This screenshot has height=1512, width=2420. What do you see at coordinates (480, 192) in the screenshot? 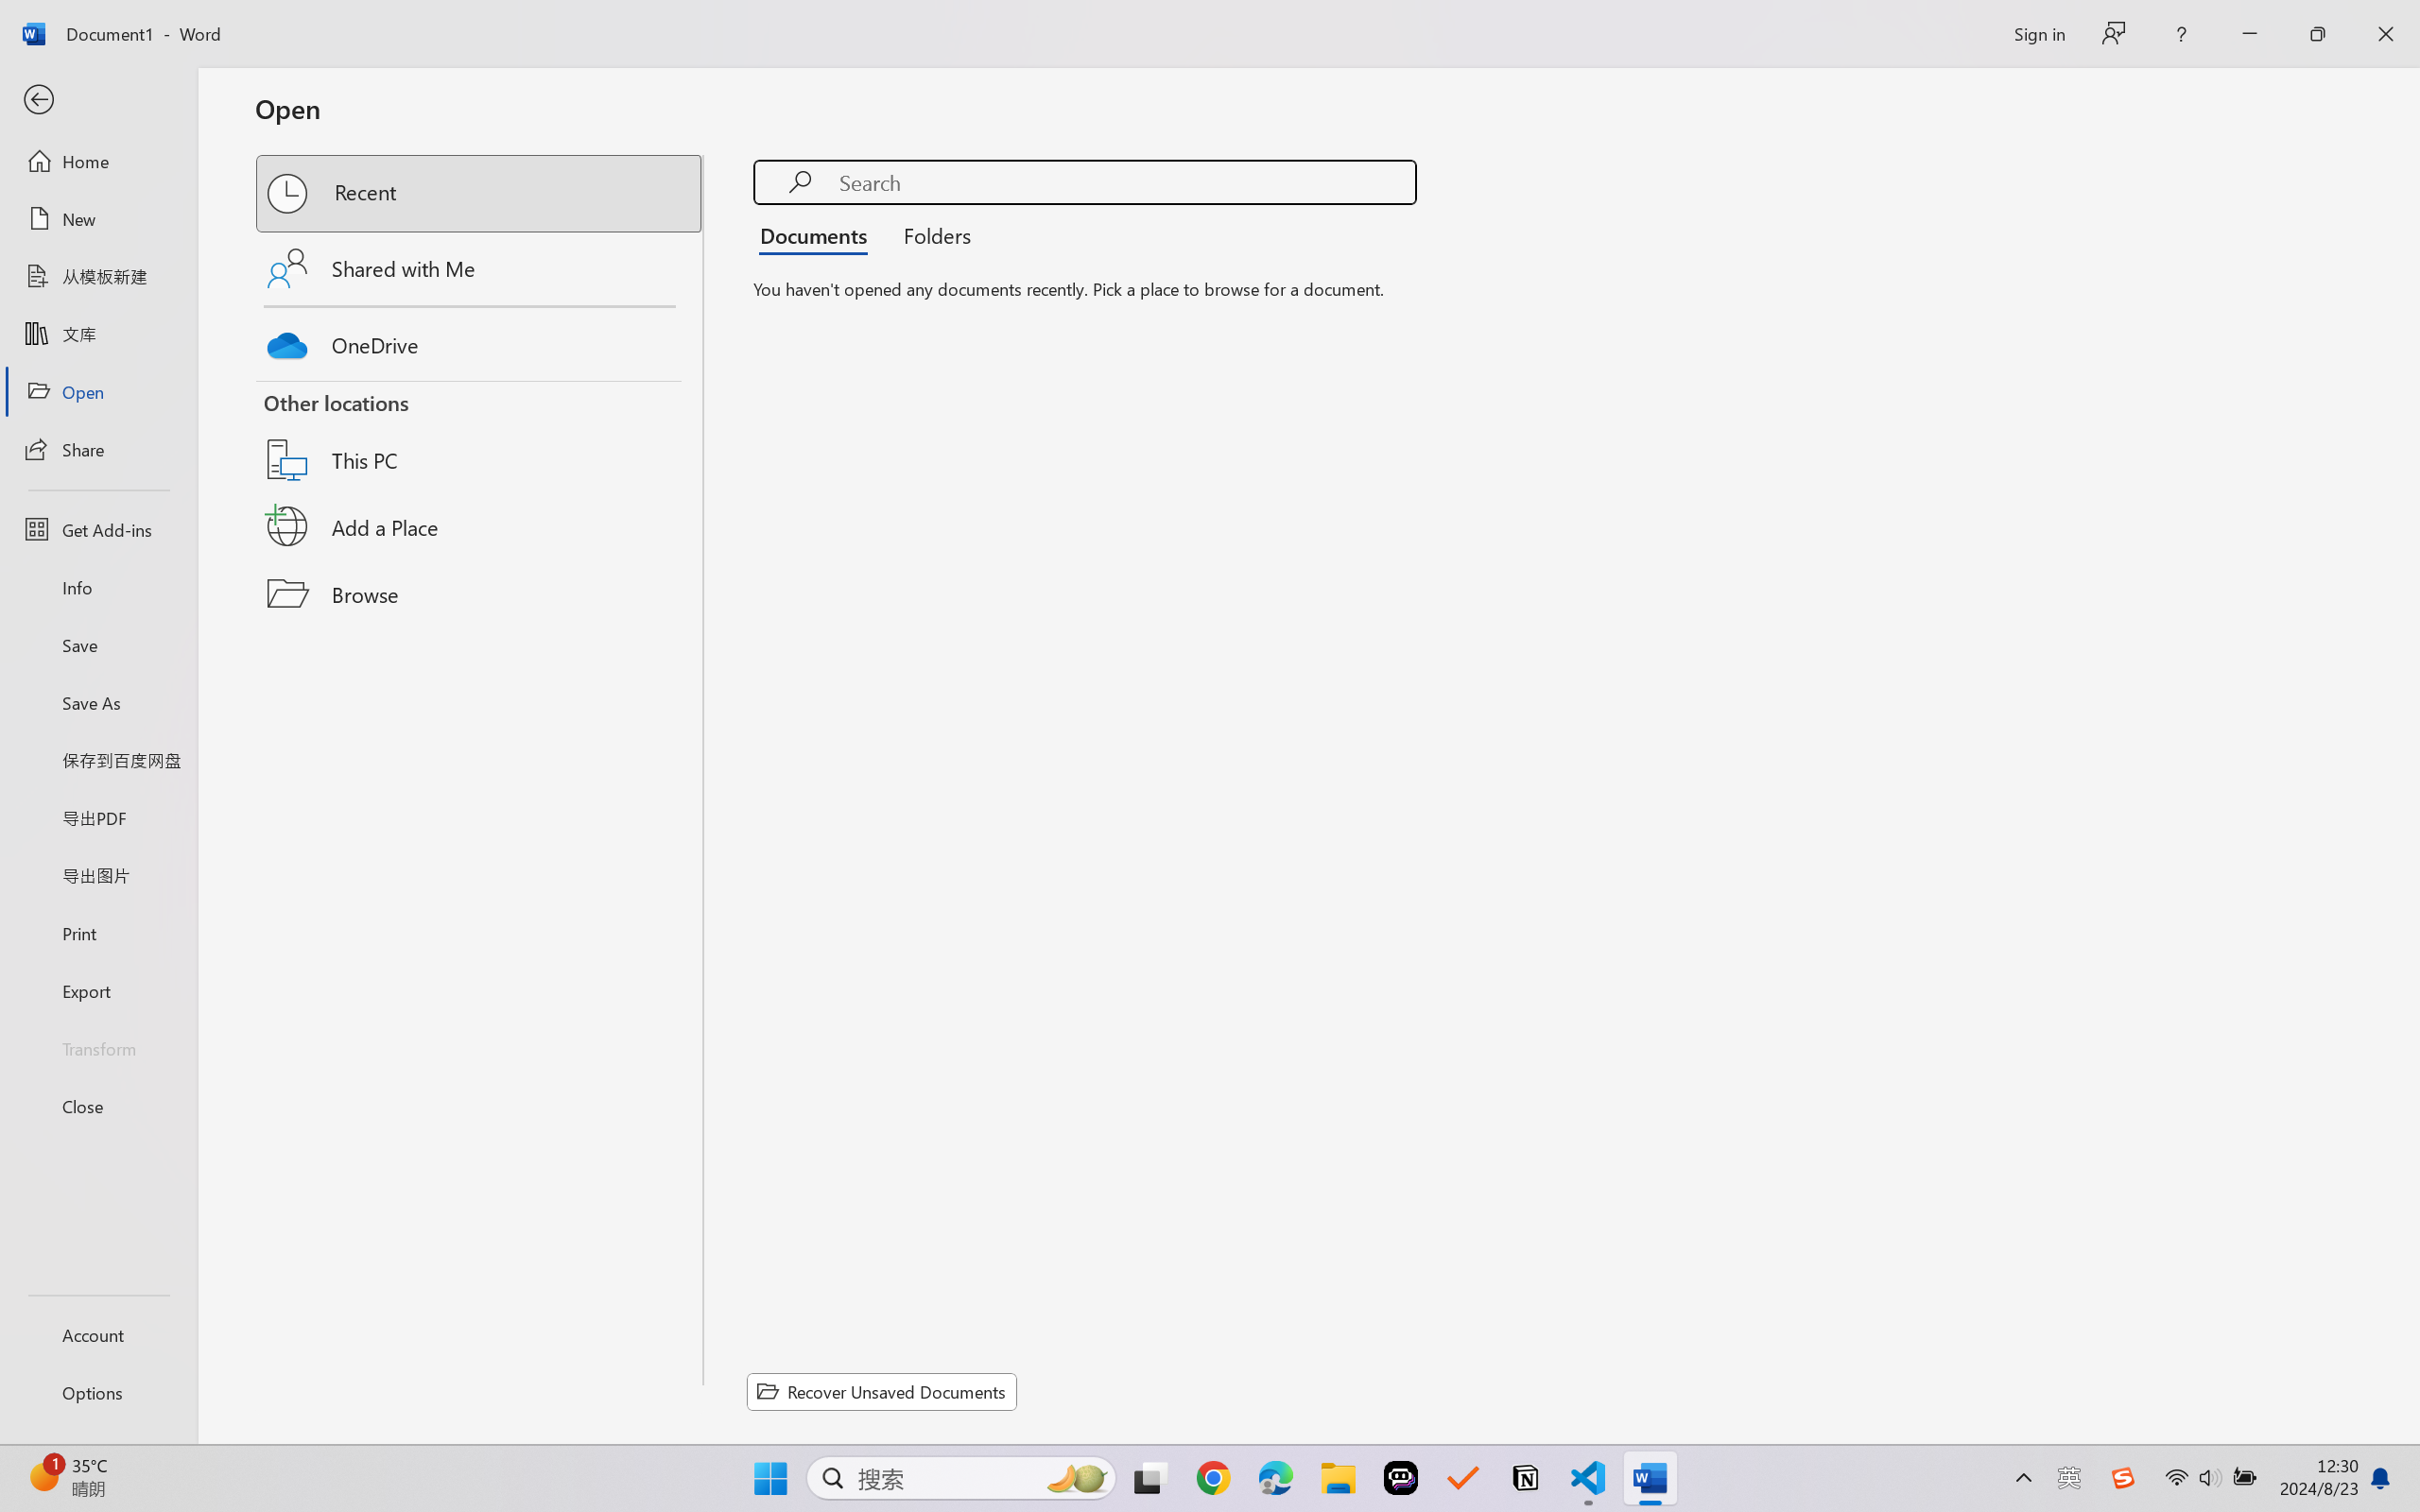
I see `'Recent'` at bounding box center [480, 192].